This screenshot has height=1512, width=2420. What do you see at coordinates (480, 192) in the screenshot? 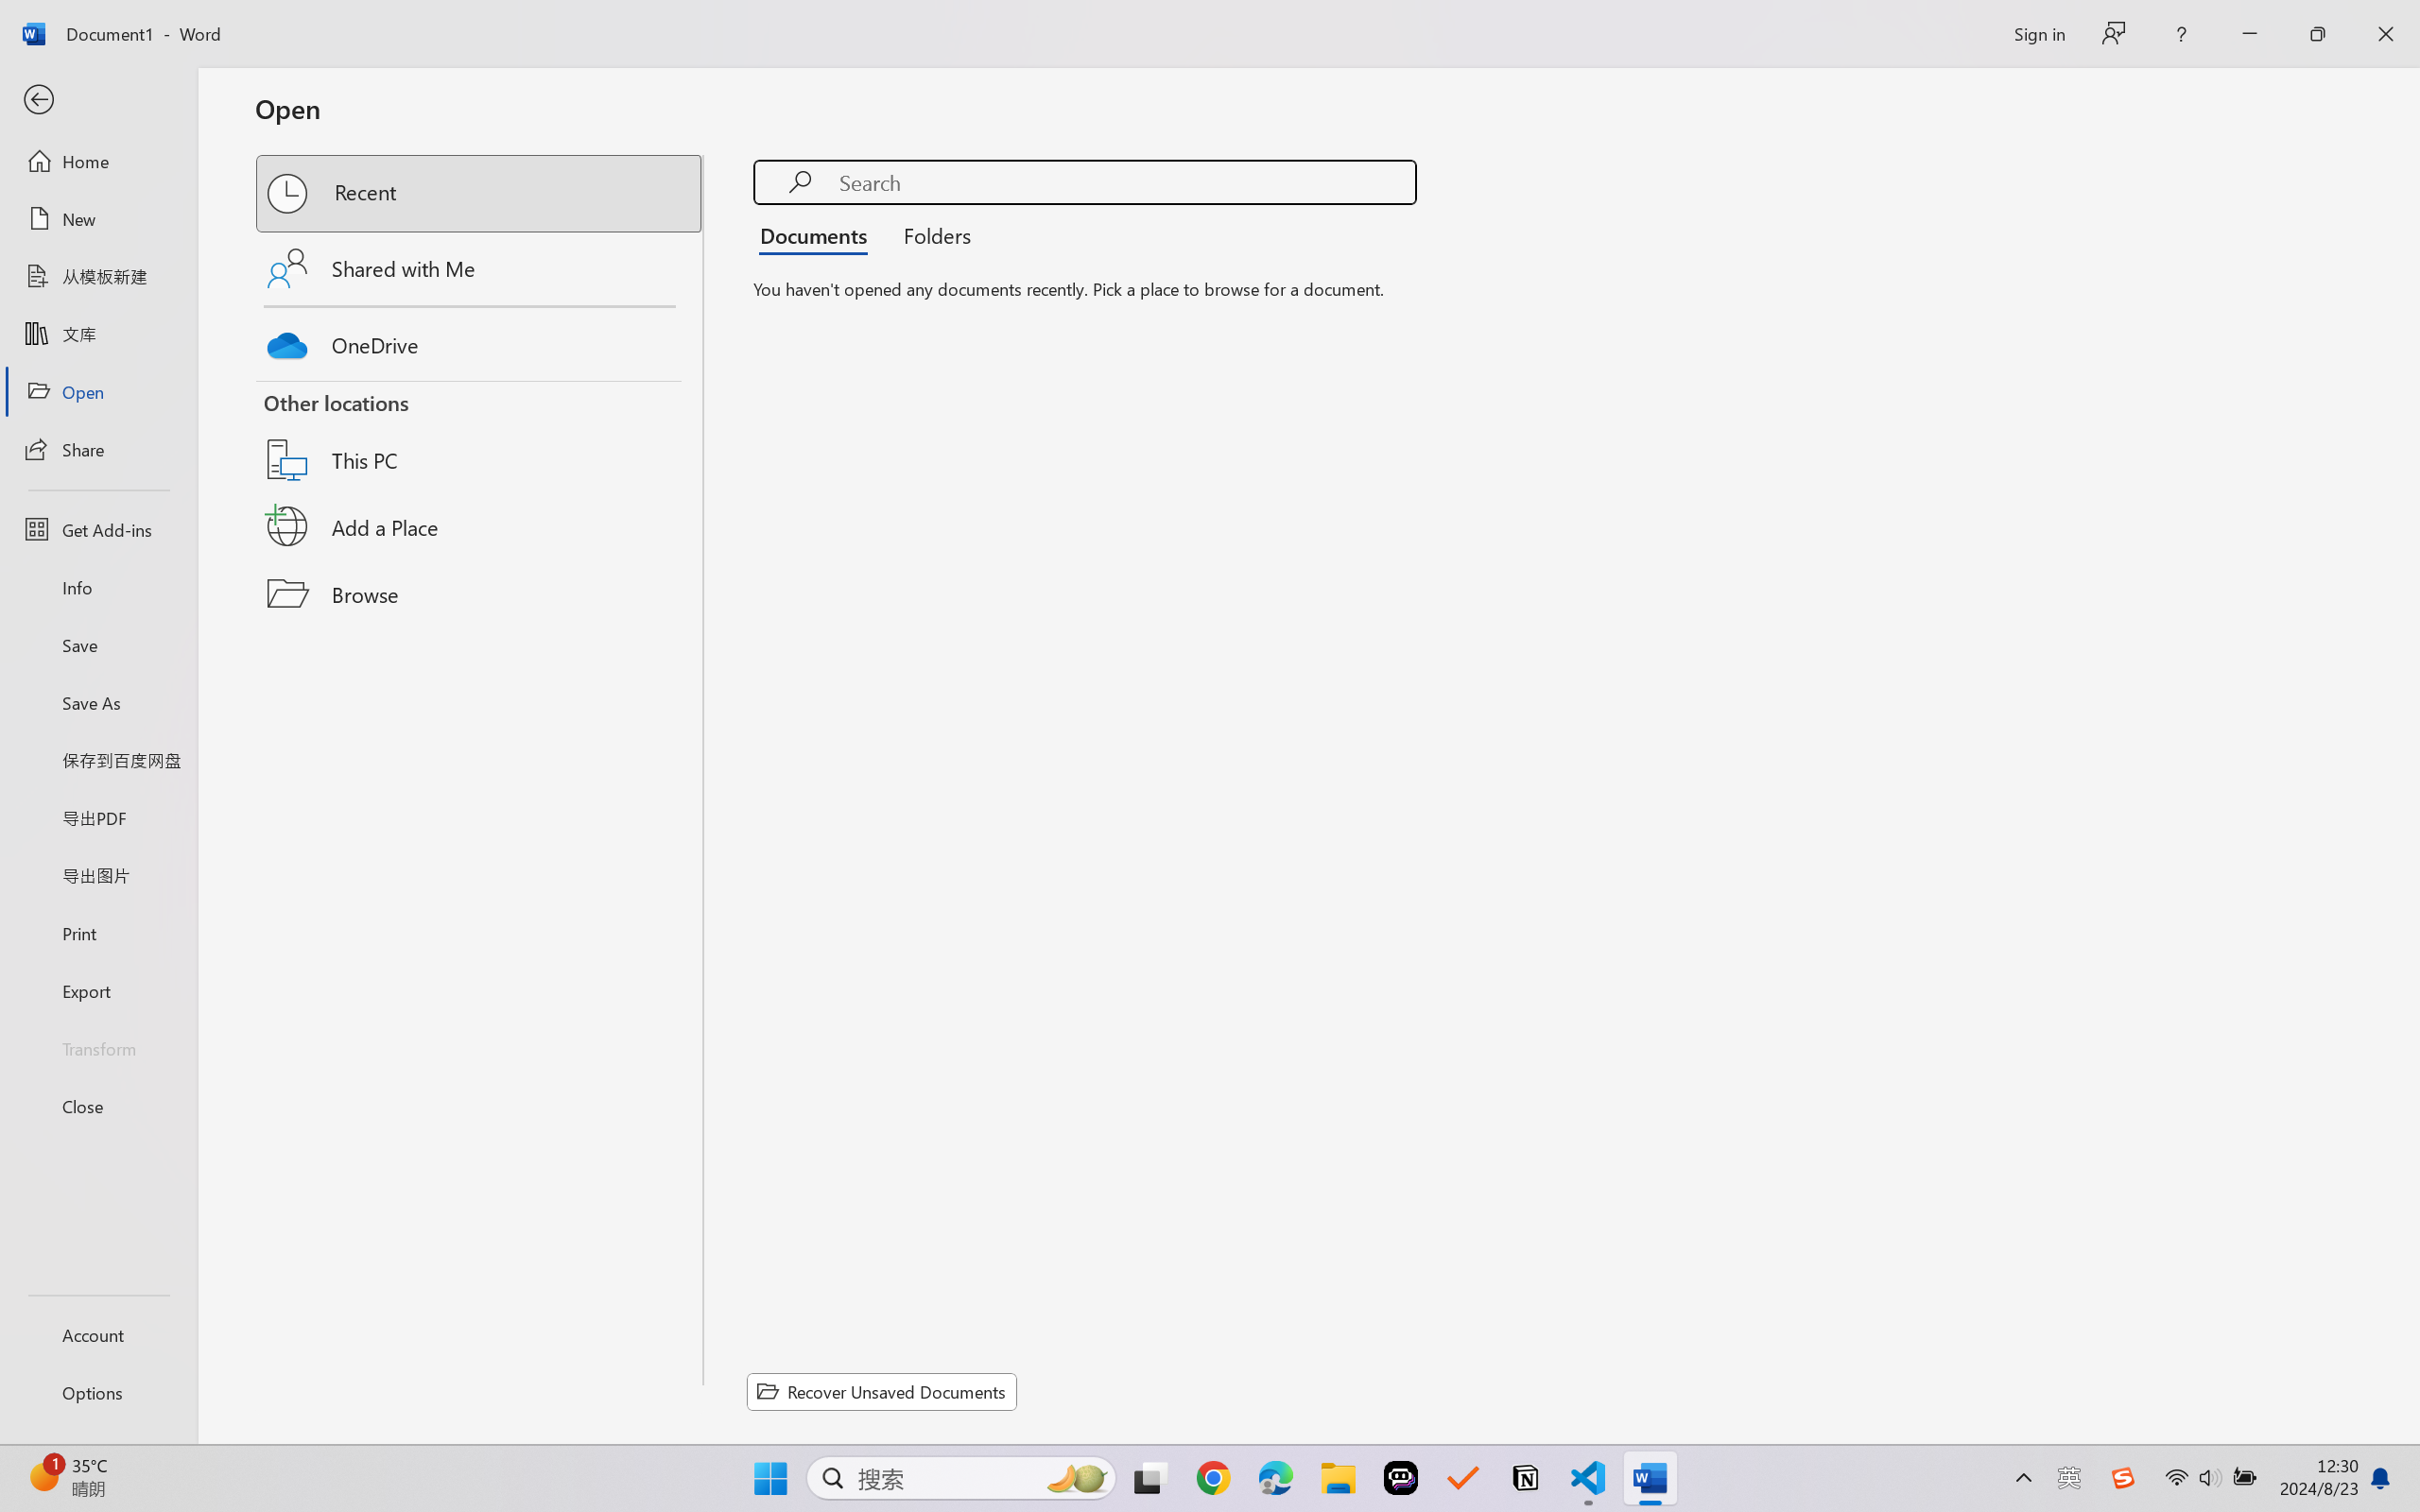
I see `'Recent'` at bounding box center [480, 192].